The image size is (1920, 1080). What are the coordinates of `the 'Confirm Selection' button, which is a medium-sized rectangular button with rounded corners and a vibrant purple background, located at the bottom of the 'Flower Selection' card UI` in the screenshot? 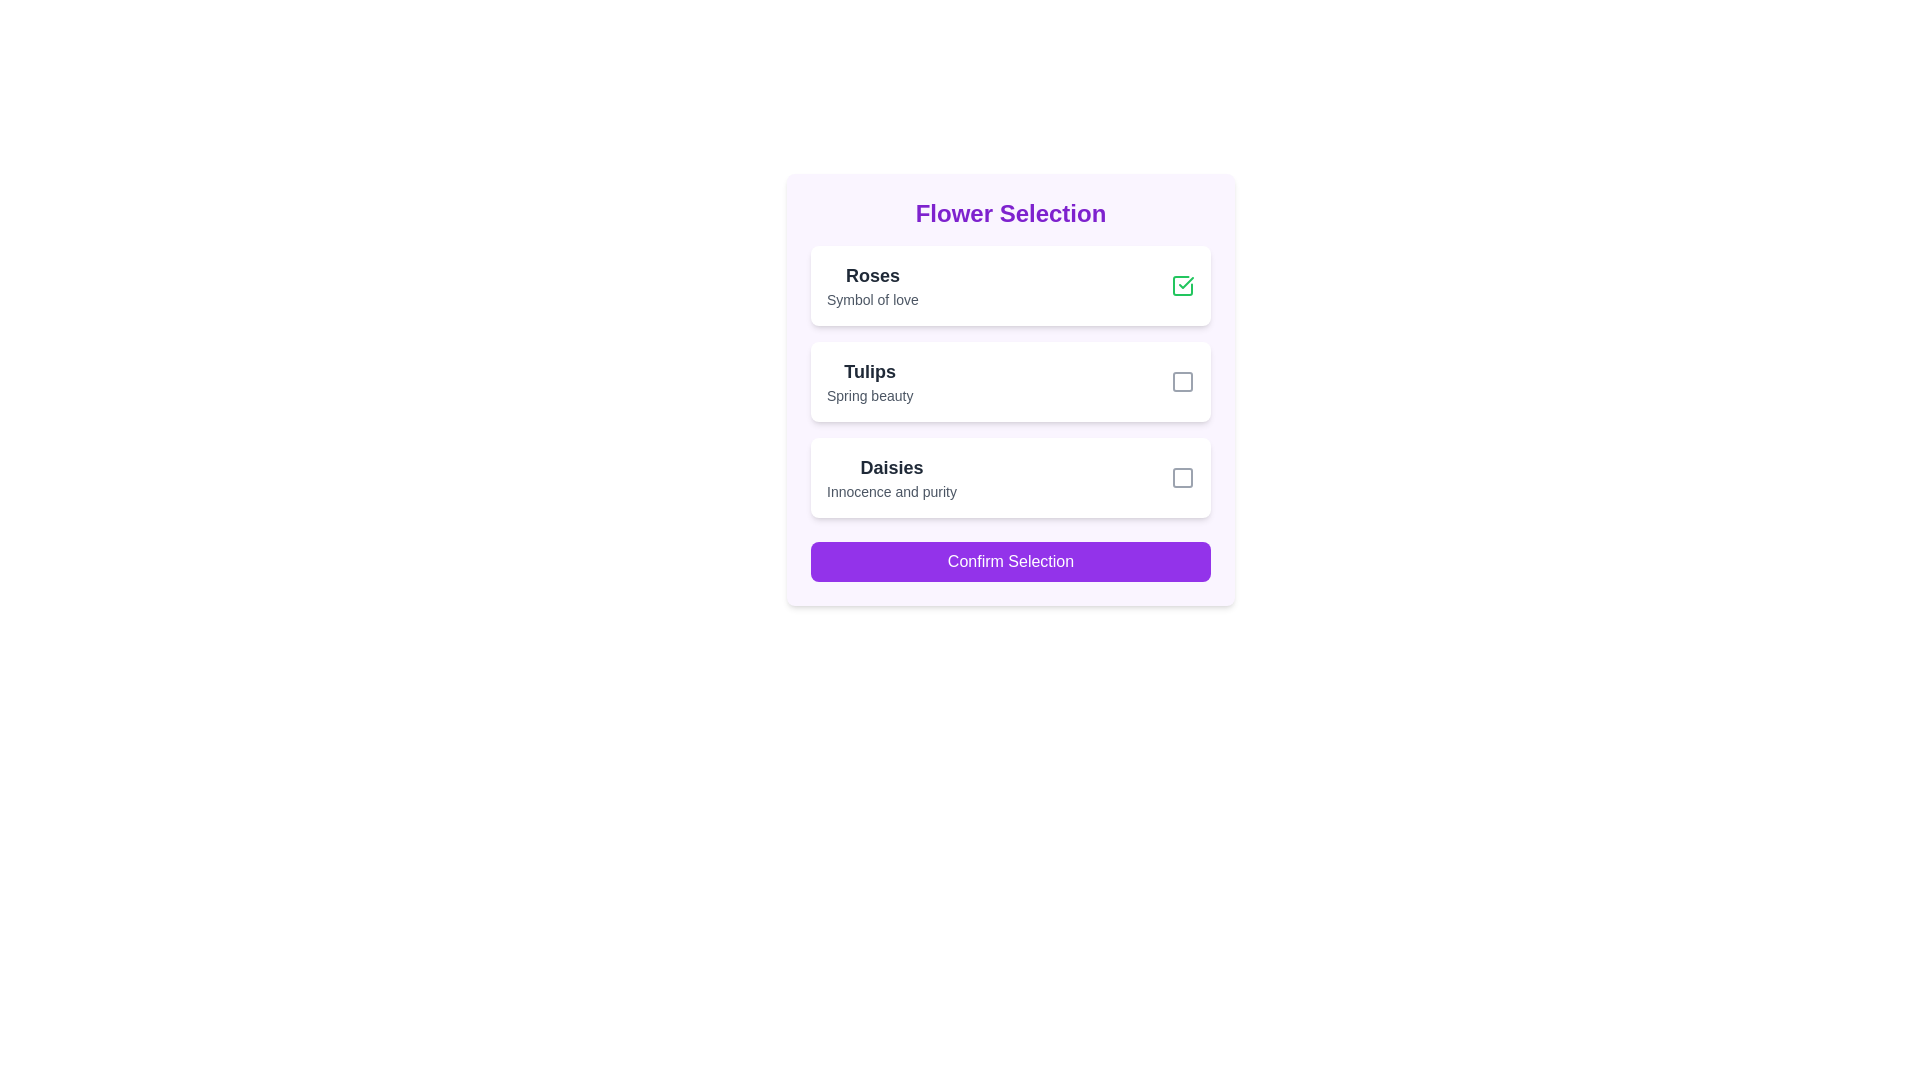 It's located at (1011, 562).